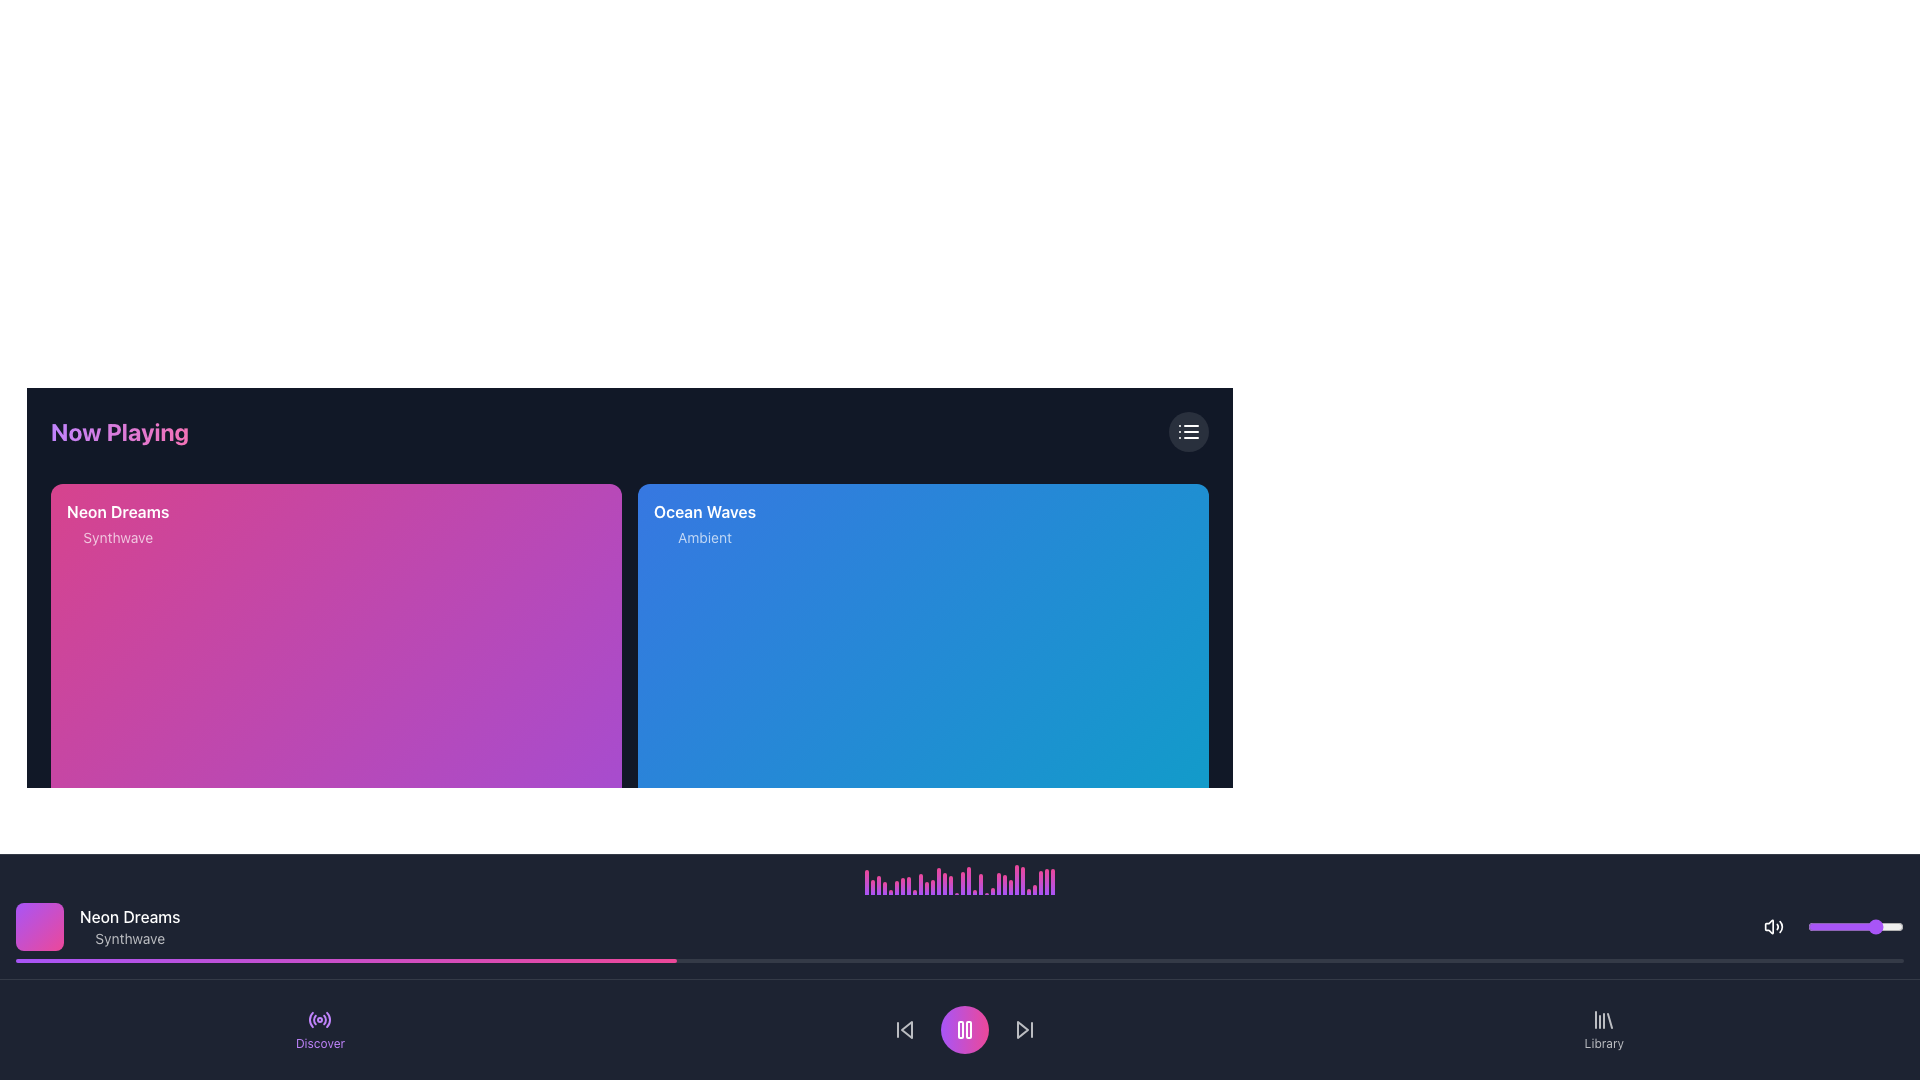 This screenshot has width=1920, height=1080. I want to click on the circular purple radio signal icon, which has a bold center dot and radiating lines, so click(320, 1019).